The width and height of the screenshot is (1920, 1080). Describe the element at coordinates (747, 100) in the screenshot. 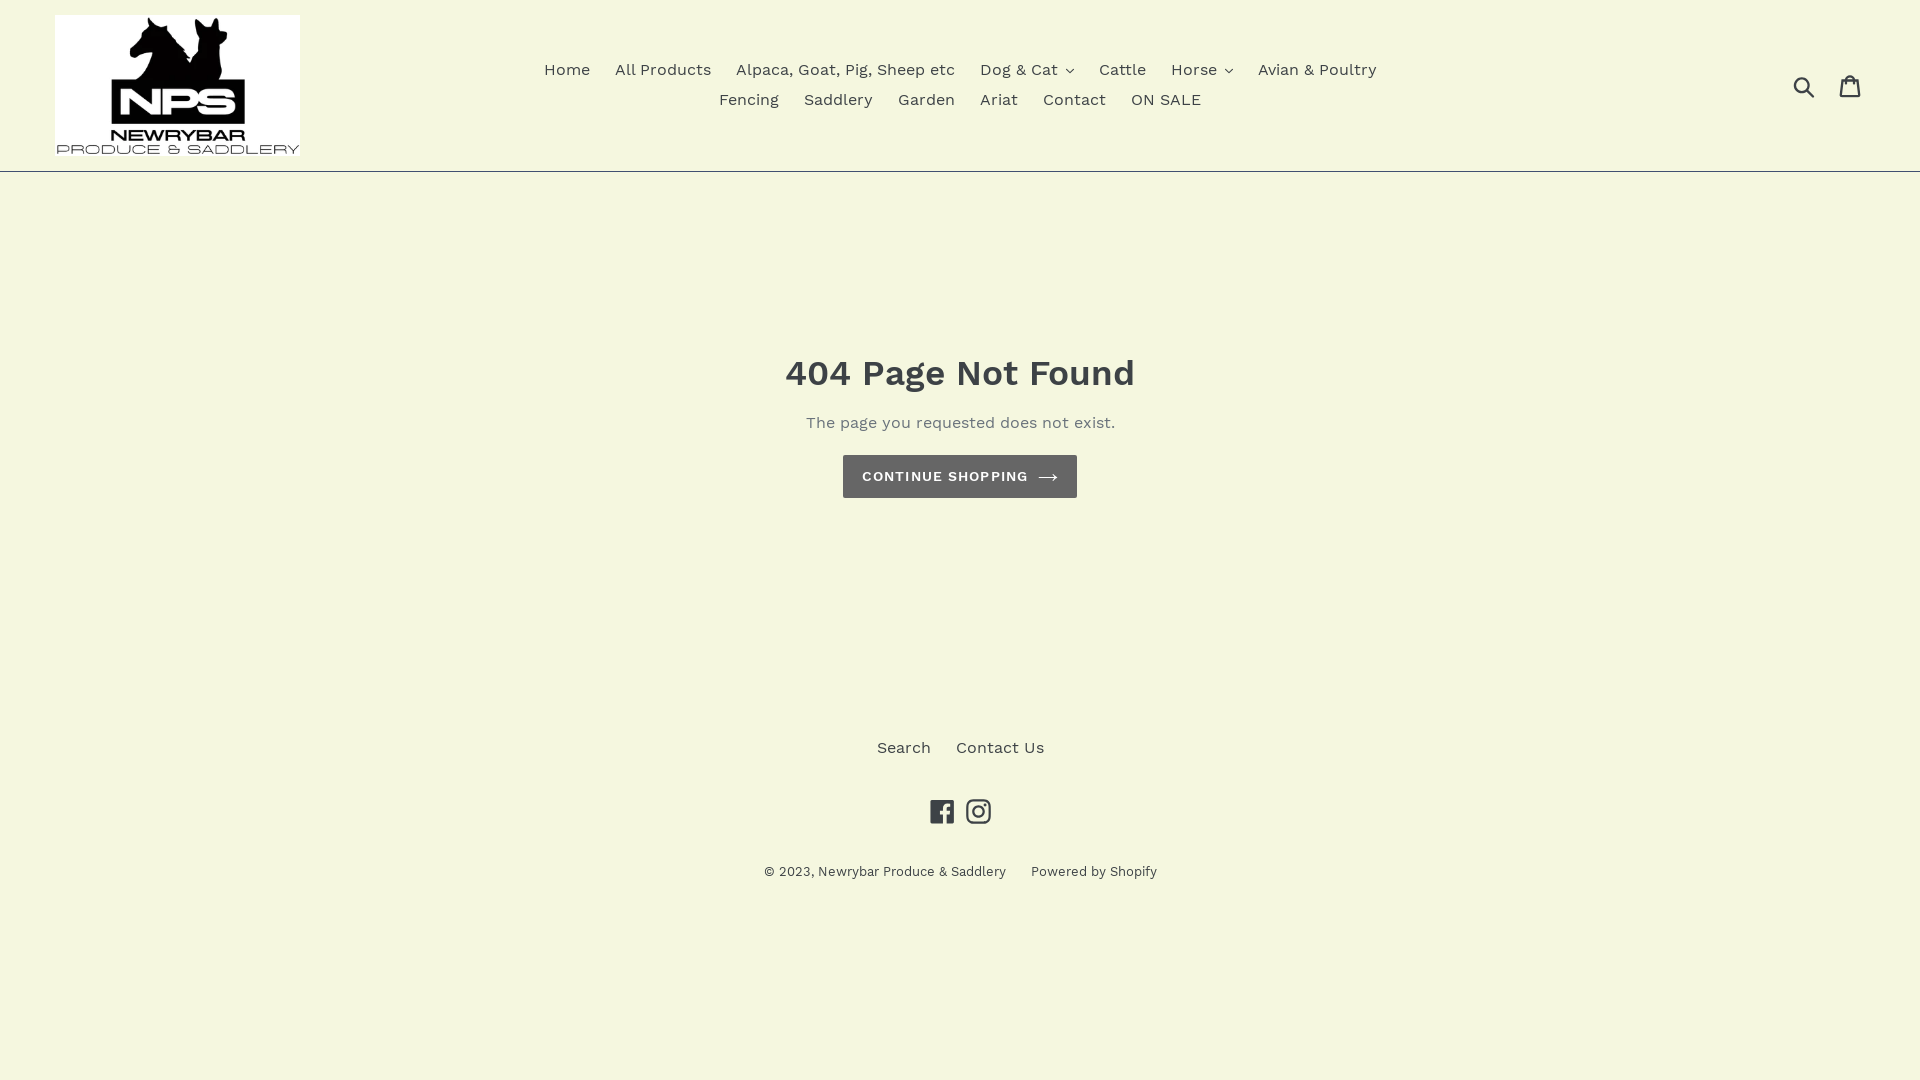

I see `'Fencing'` at that location.